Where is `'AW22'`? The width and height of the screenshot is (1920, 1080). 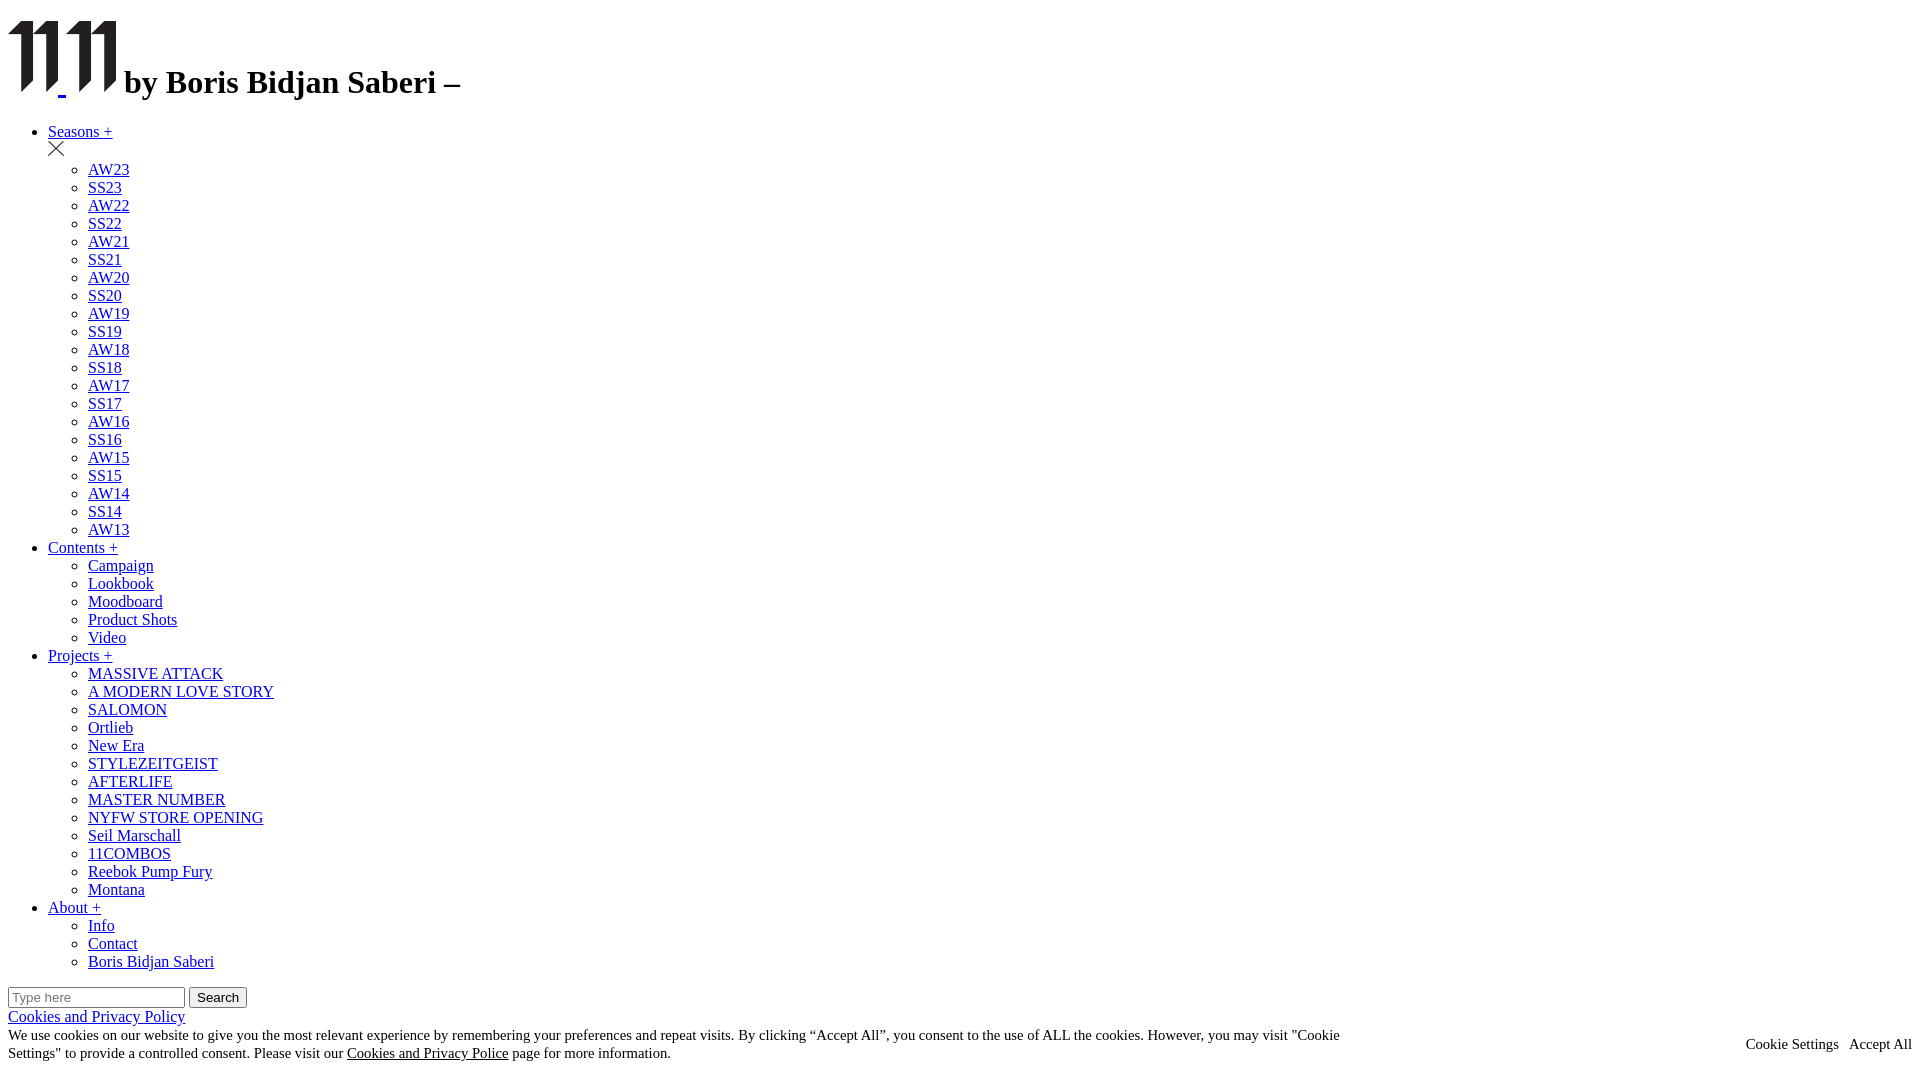 'AW22' is located at coordinates (107, 205).